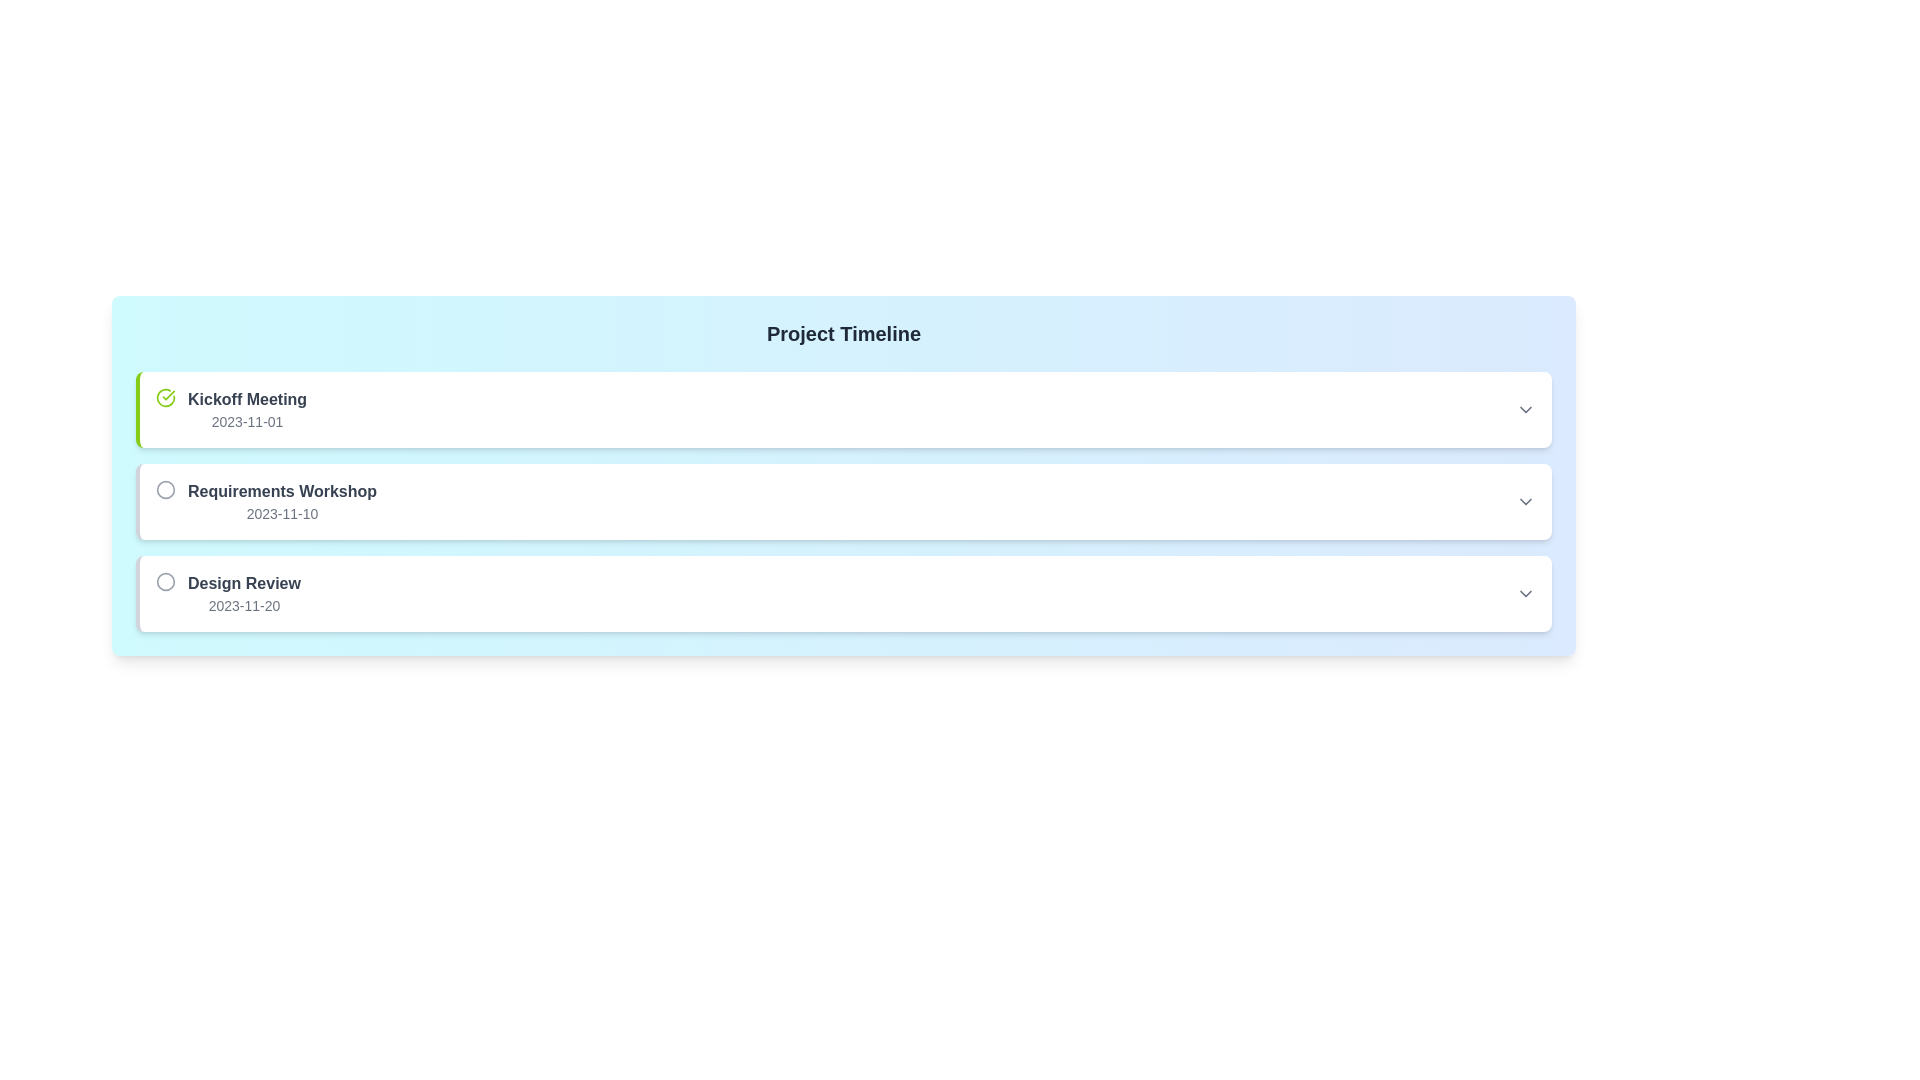 The image size is (1920, 1080). Describe the element at coordinates (228, 593) in the screenshot. I see `the third list item labeled 'Design Review' under the 'Project Timeline' section for further interactions` at that location.